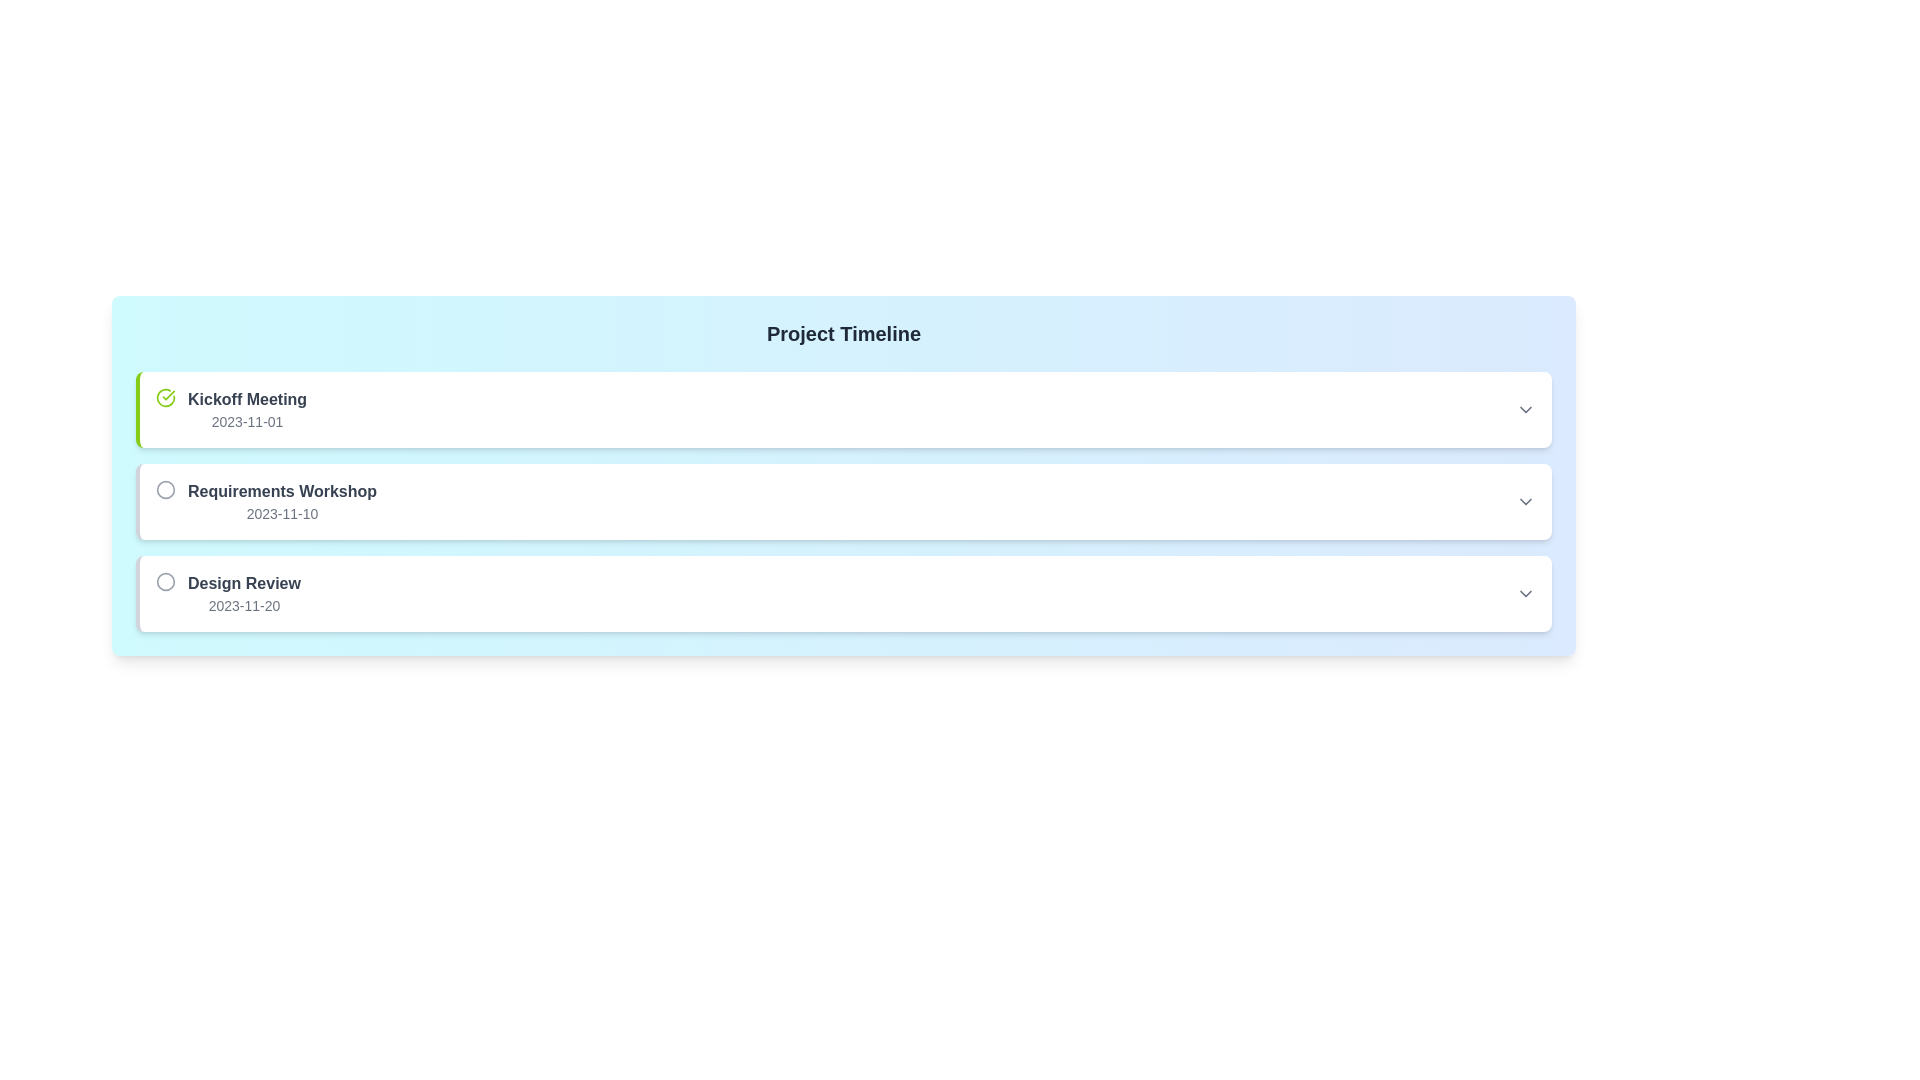 The image size is (1920, 1080). Describe the element at coordinates (228, 593) in the screenshot. I see `the third list item labeled 'Design Review' under the 'Project Timeline' section for further interactions` at that location.